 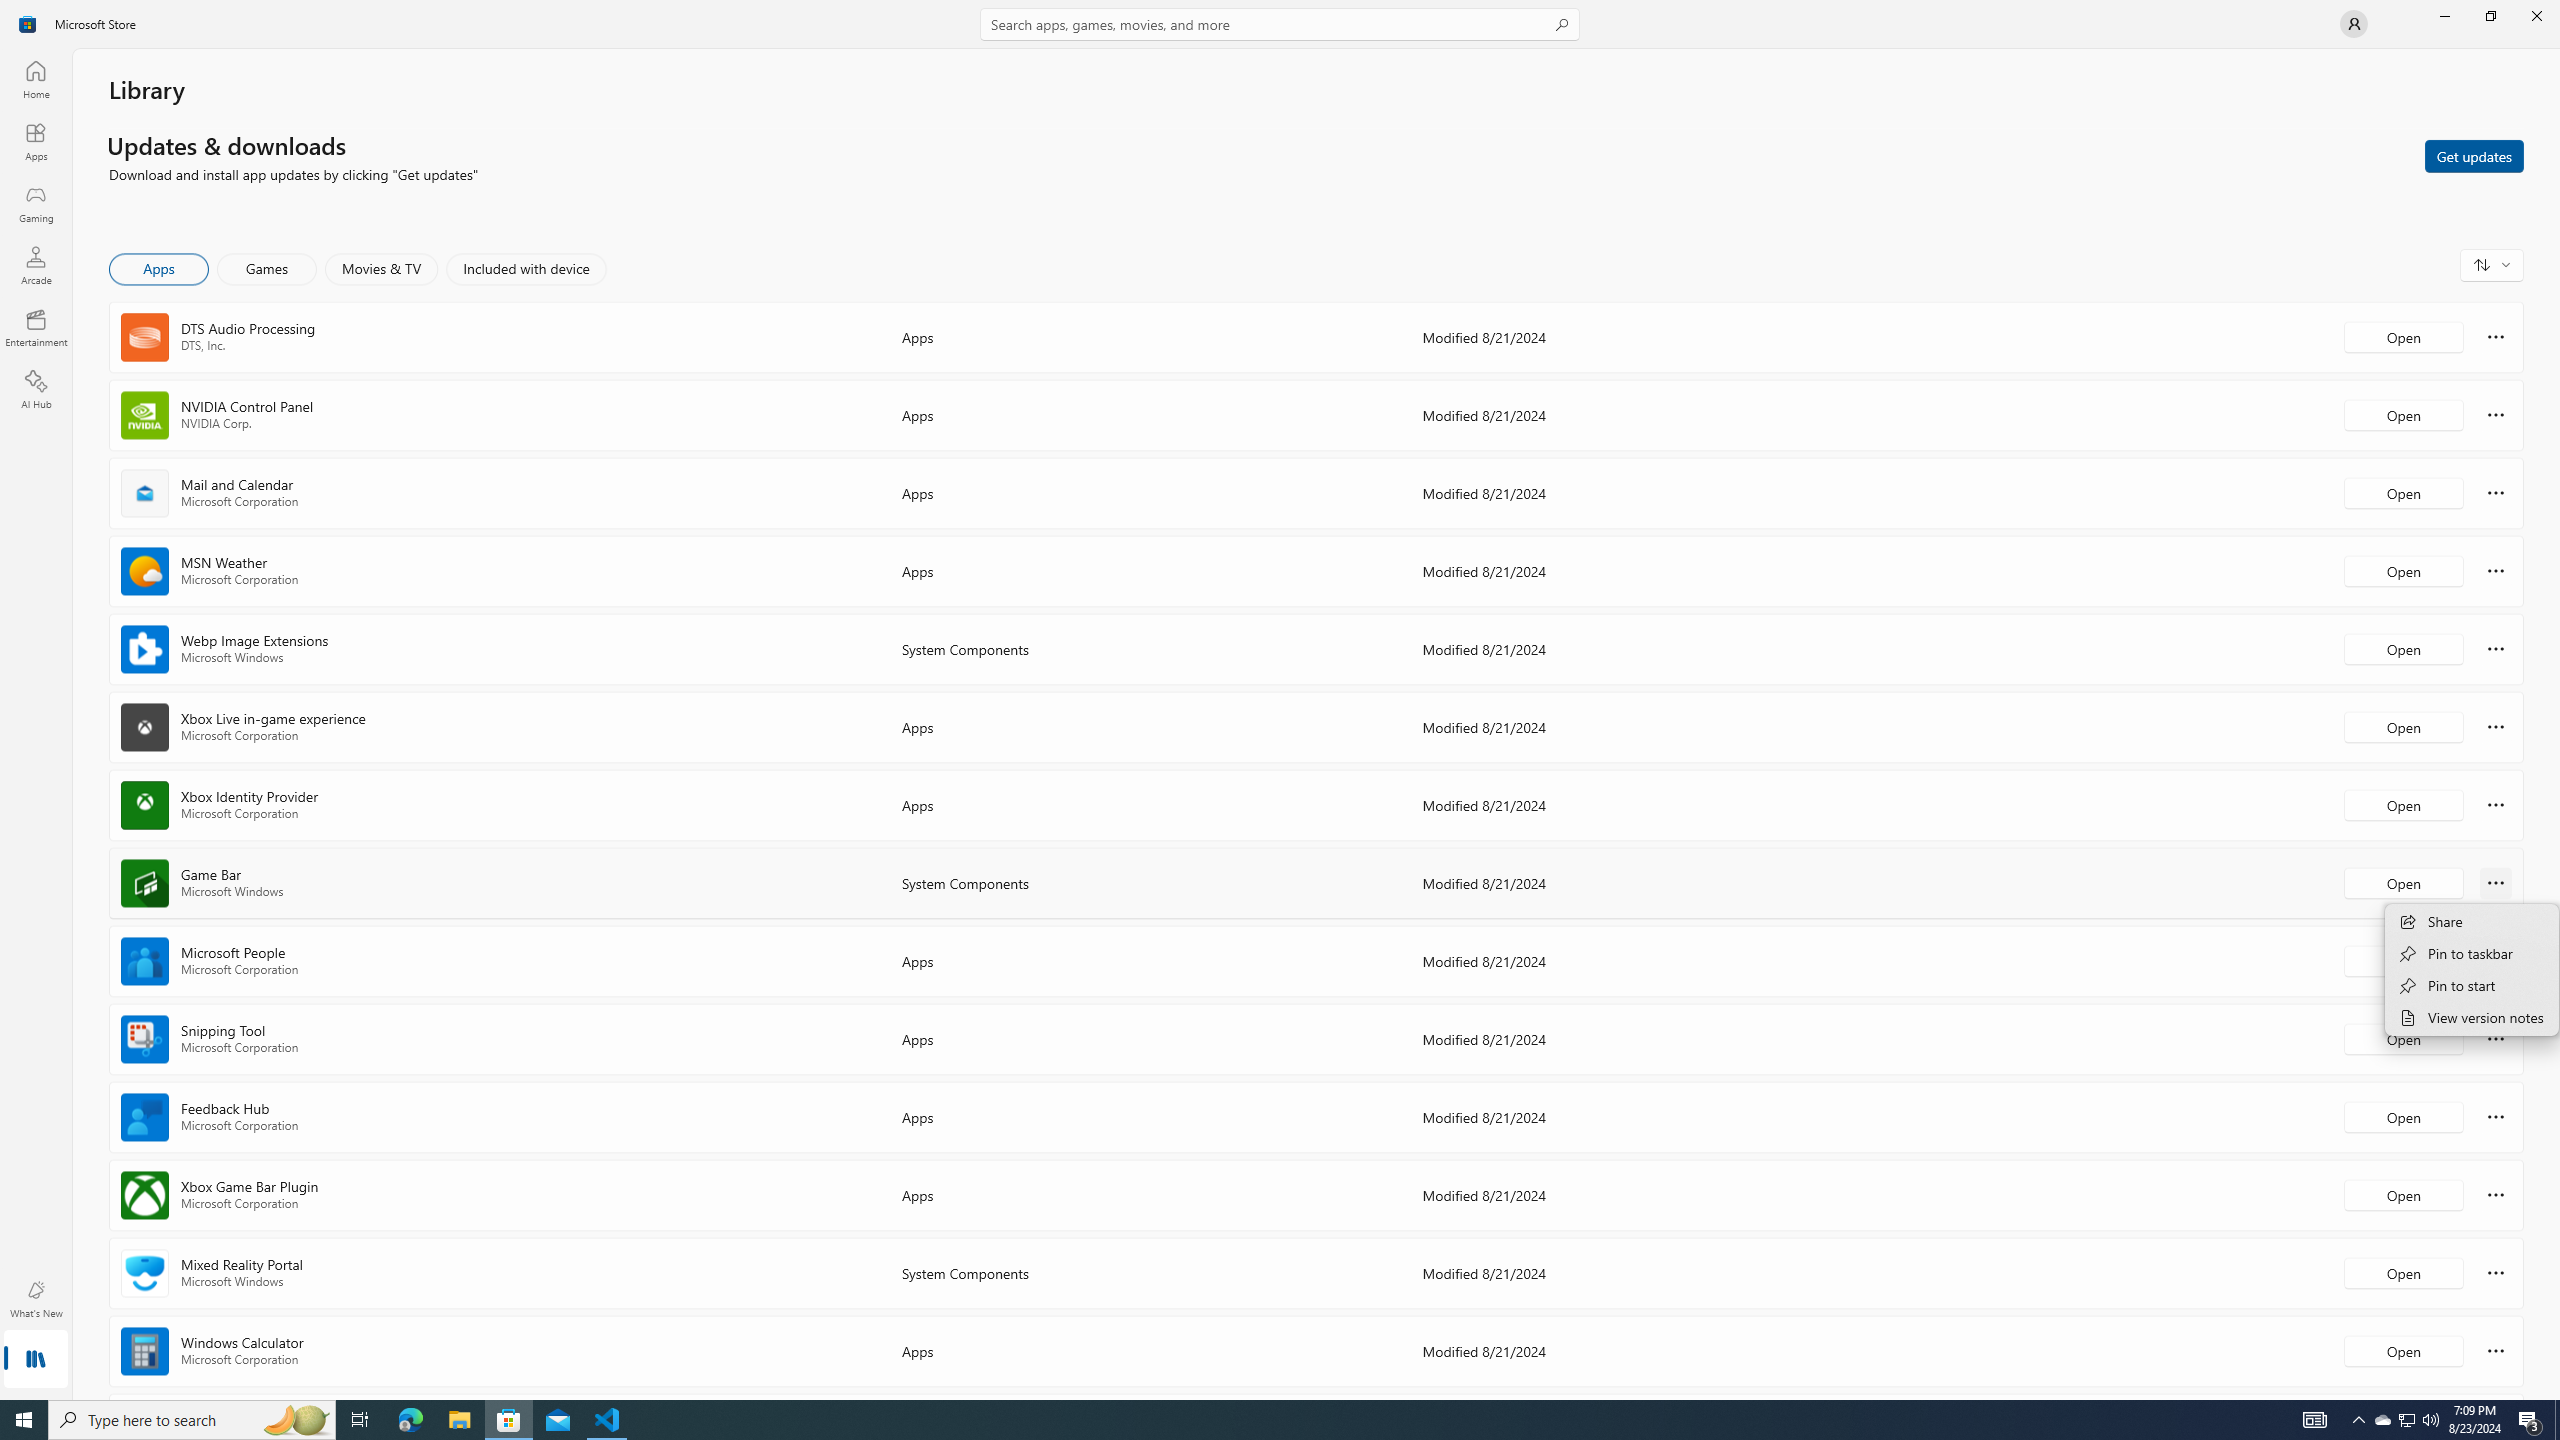 What do you see at coordinates (380, 268) in the screenshot?
I see `'Movies & TV'` at bounding box center [380, 268].